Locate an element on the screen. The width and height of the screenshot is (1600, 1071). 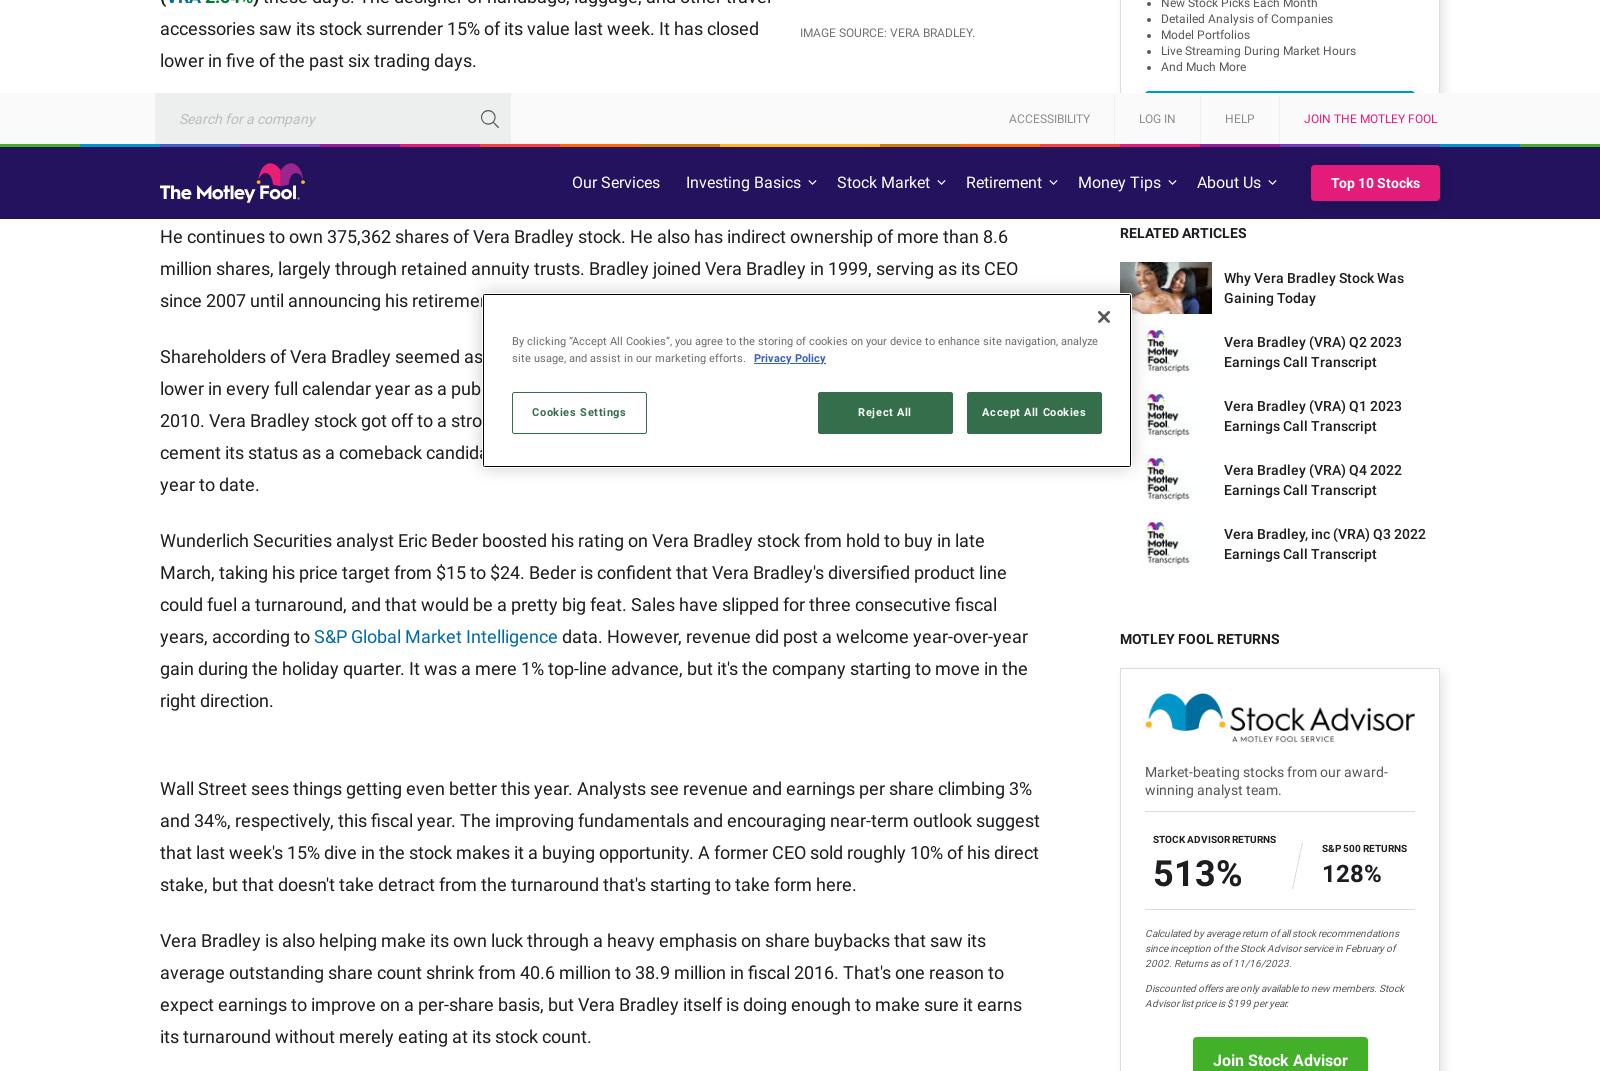
'Market data powered by' is located at coordinates (235, 817).